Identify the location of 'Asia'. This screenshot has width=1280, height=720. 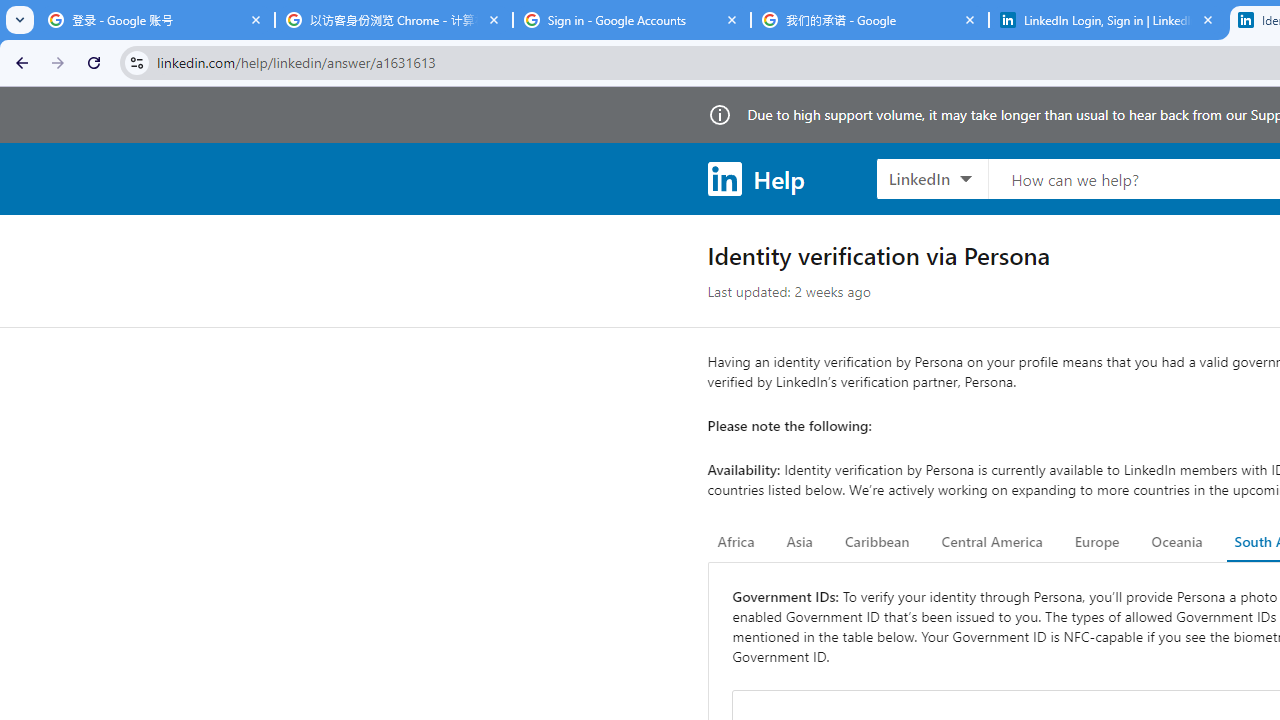
(798, 542).